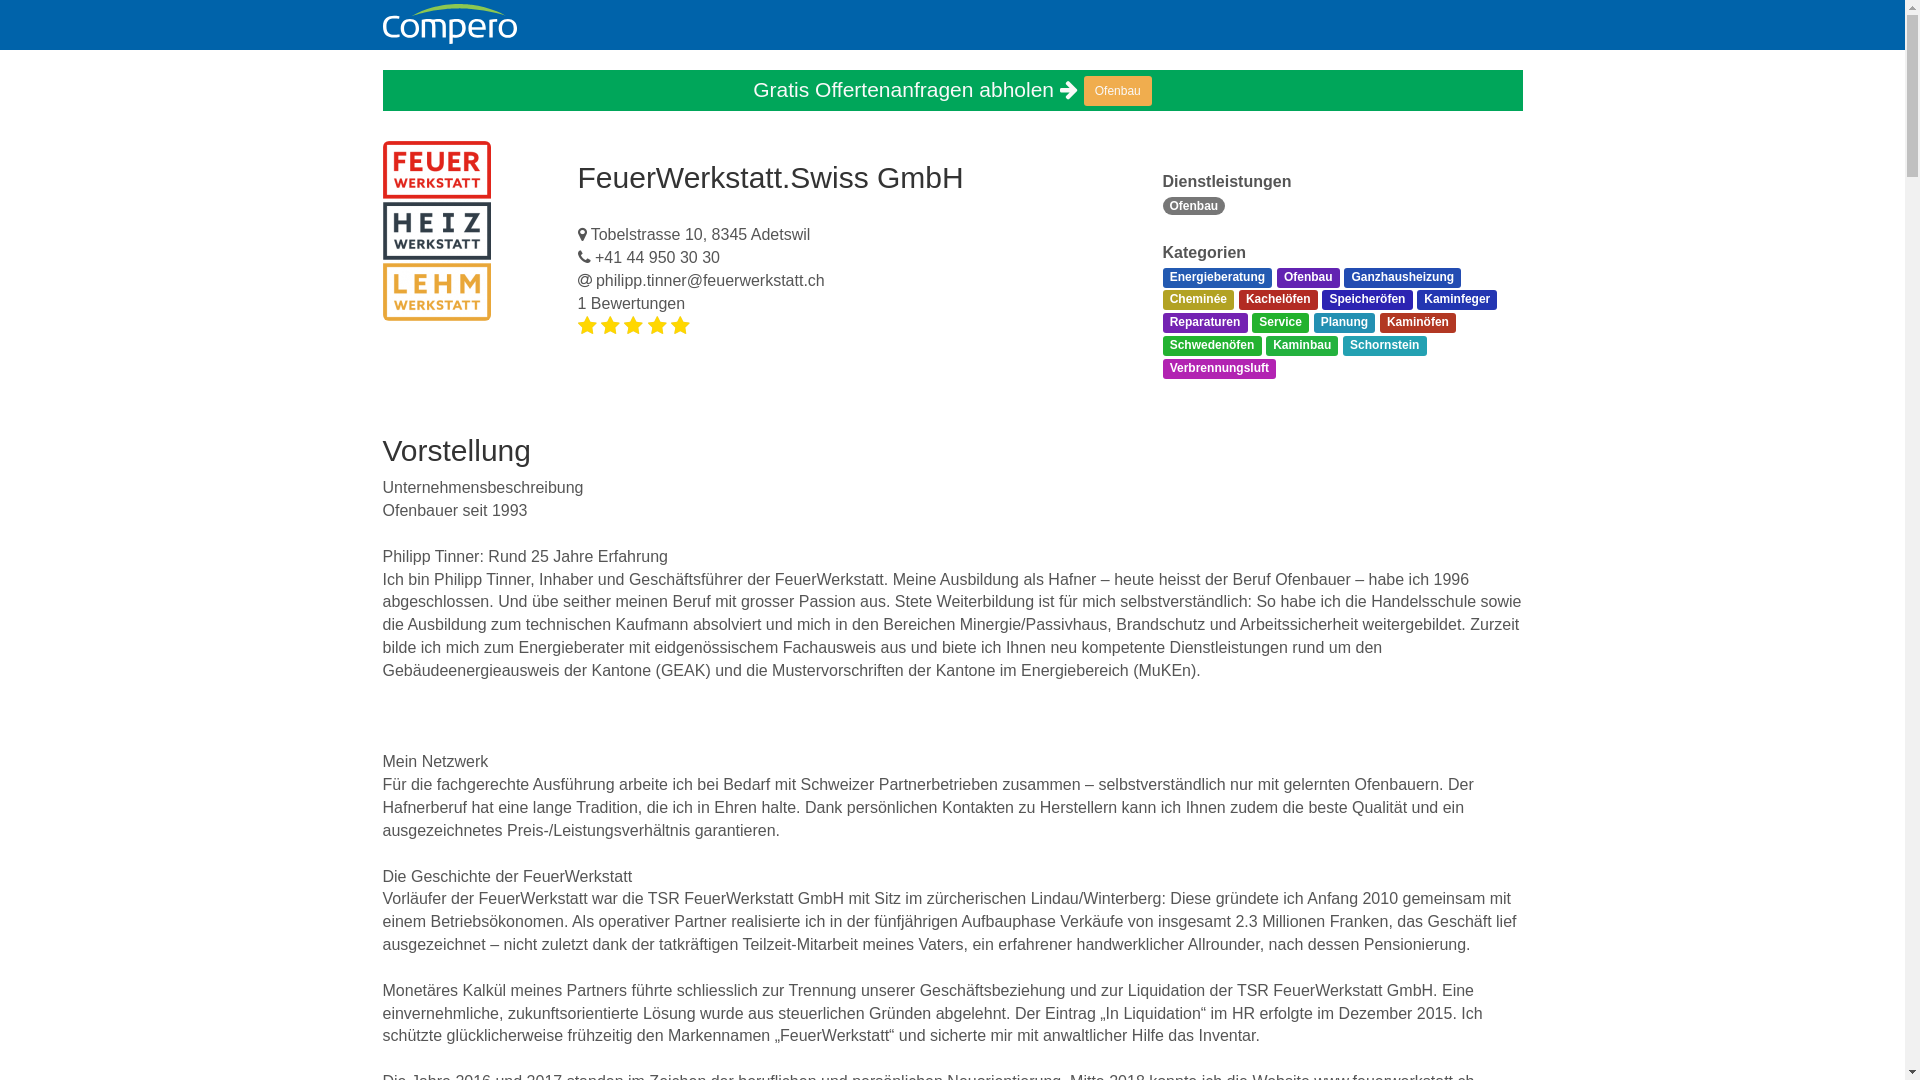 The width and height of the screenshot is (1920, 1080). Describe the element at coordinates (1117, 91) in the screenshot. I see `'Ofenbau'` at that location.